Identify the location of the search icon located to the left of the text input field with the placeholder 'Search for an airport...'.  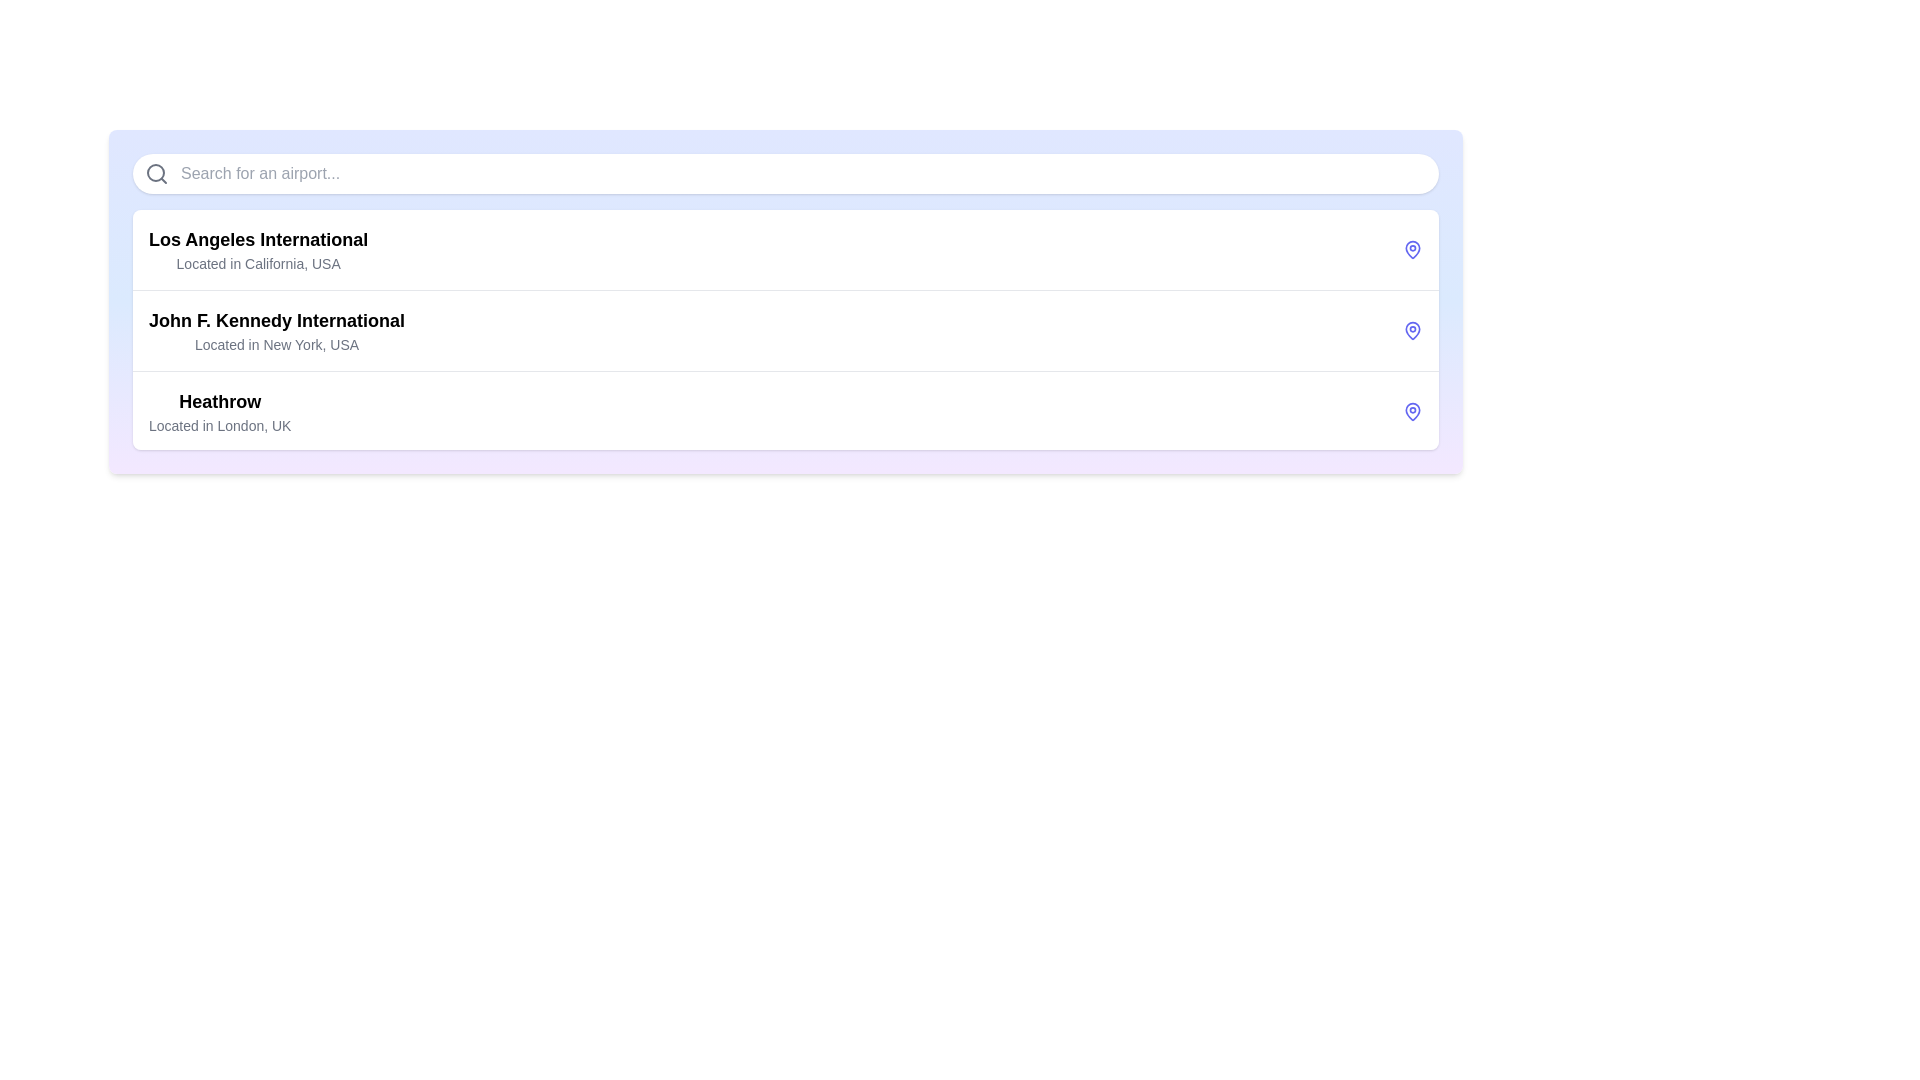
(156, 172).